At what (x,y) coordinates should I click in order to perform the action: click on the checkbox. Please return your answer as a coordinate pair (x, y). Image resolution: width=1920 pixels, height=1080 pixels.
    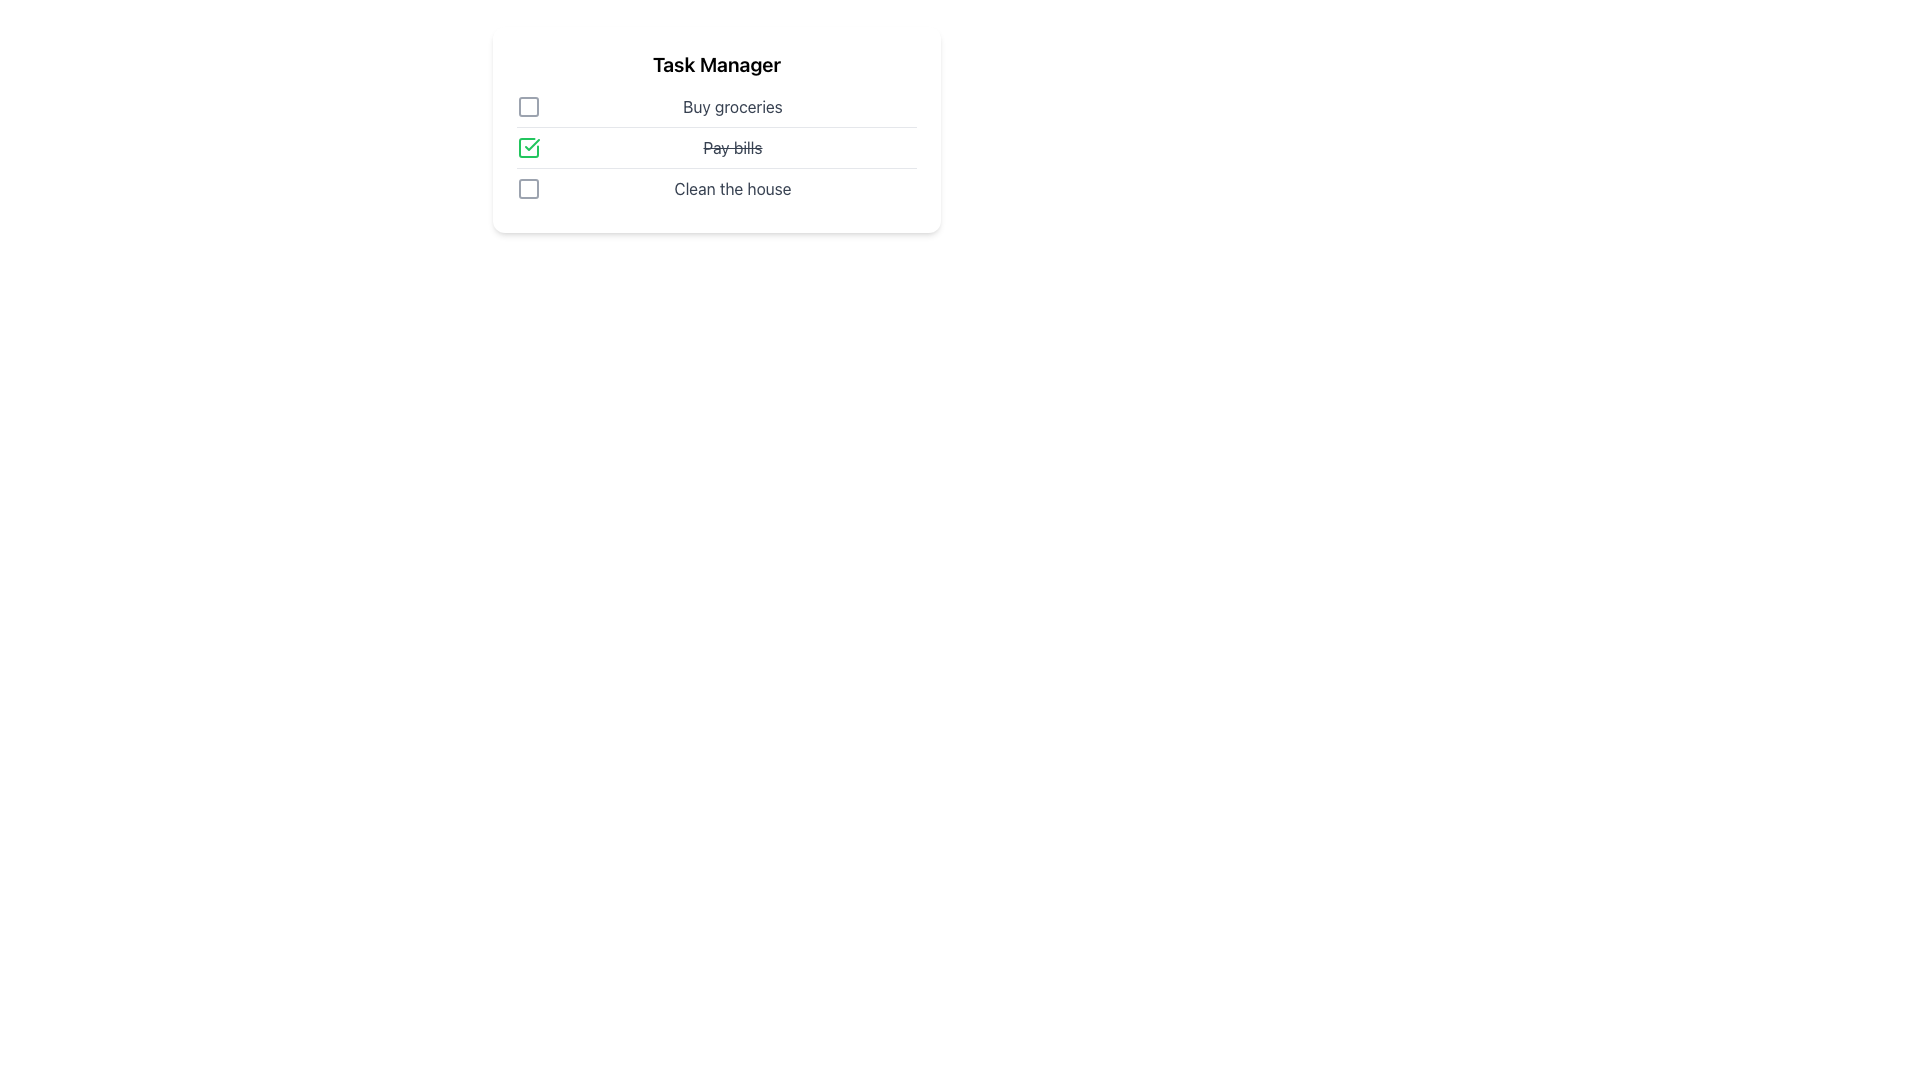
    Looking at the image, I should click on (528, 189).